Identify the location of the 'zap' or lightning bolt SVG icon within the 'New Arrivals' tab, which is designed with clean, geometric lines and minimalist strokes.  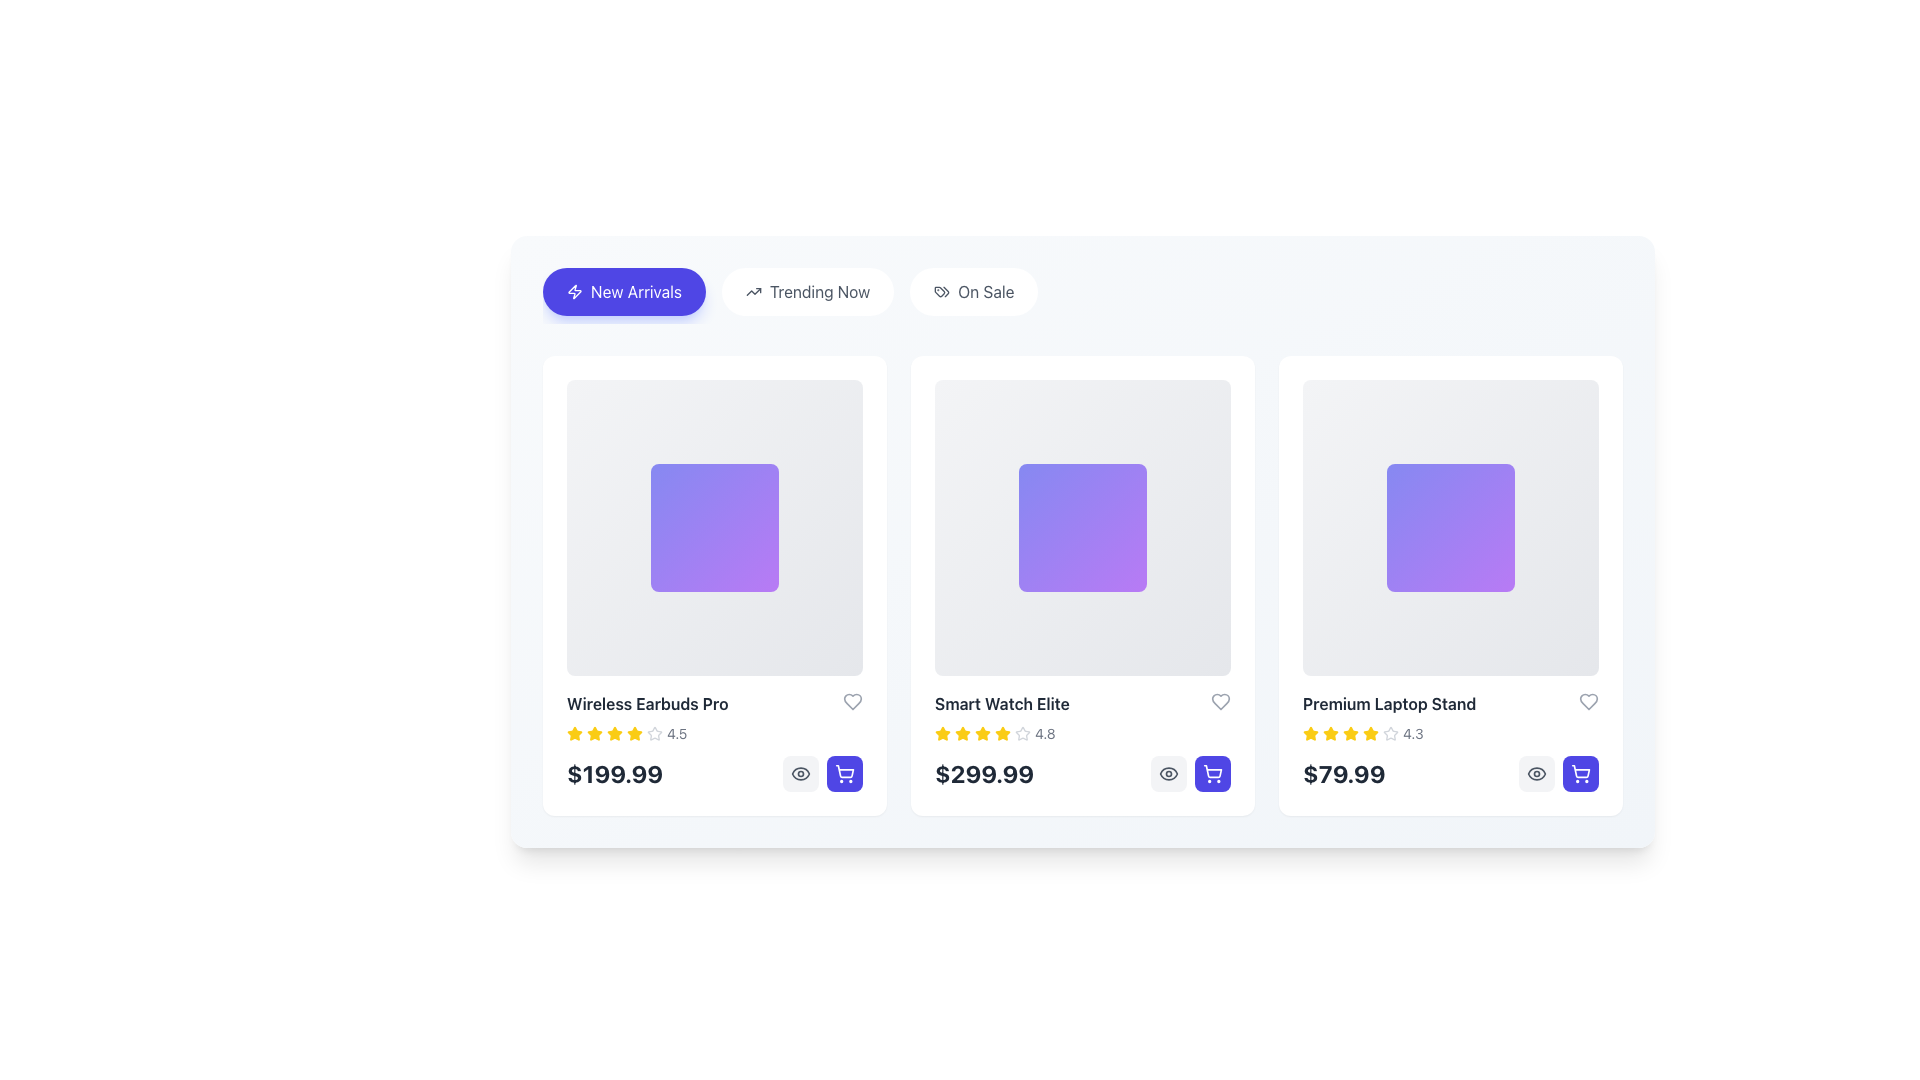
(574, 292).